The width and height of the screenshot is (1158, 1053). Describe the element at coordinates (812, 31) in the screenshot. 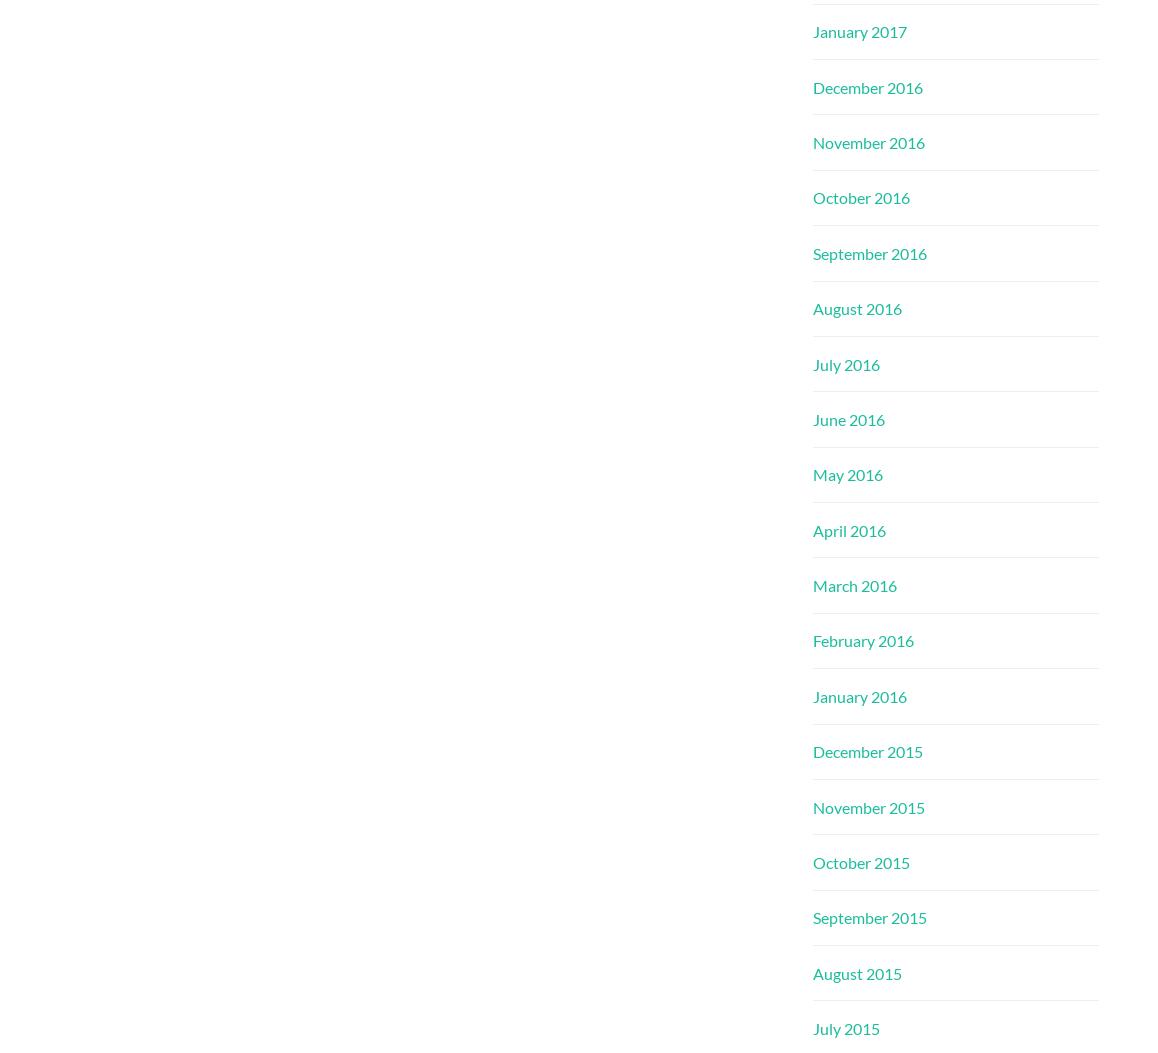

I see `'January 2017'` at that location.